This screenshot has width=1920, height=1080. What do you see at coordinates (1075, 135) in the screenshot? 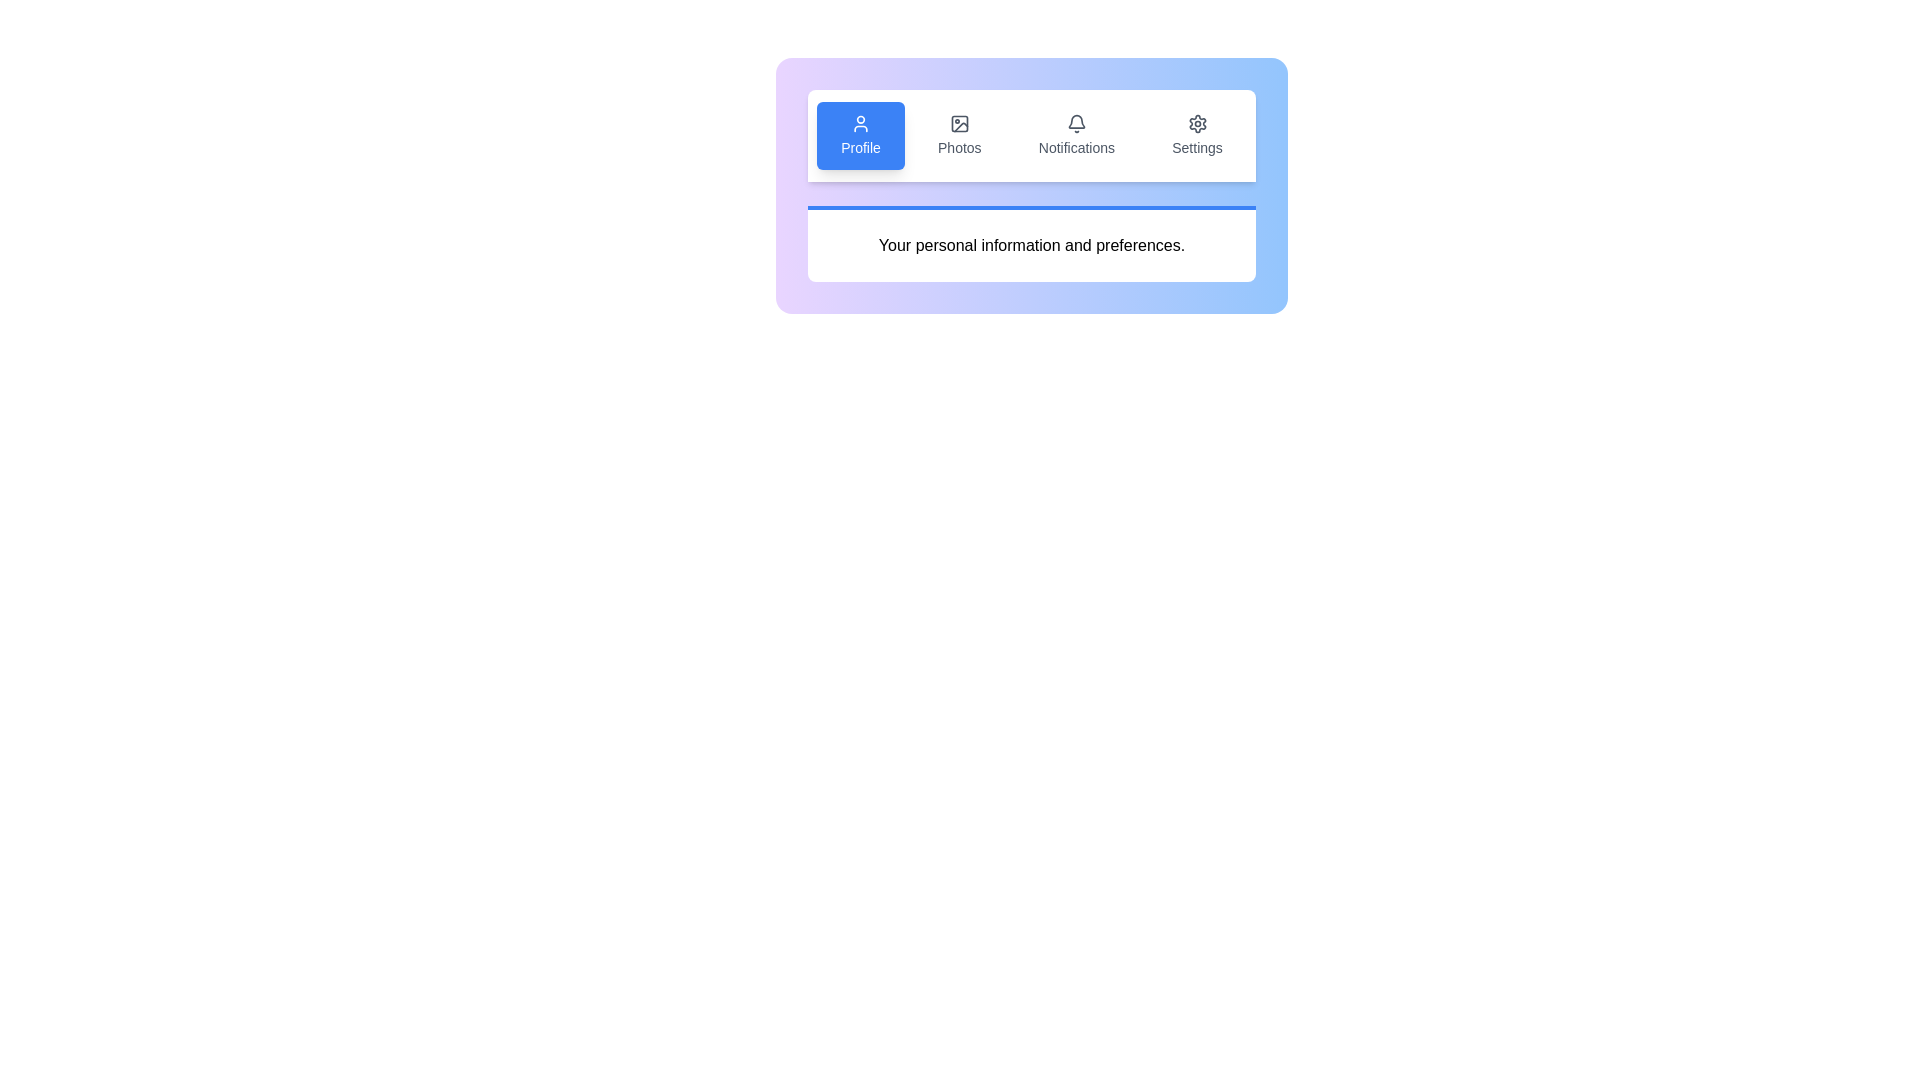
I see `the tab labeled Notifications to view its content` at bounding box center [1075, 135].